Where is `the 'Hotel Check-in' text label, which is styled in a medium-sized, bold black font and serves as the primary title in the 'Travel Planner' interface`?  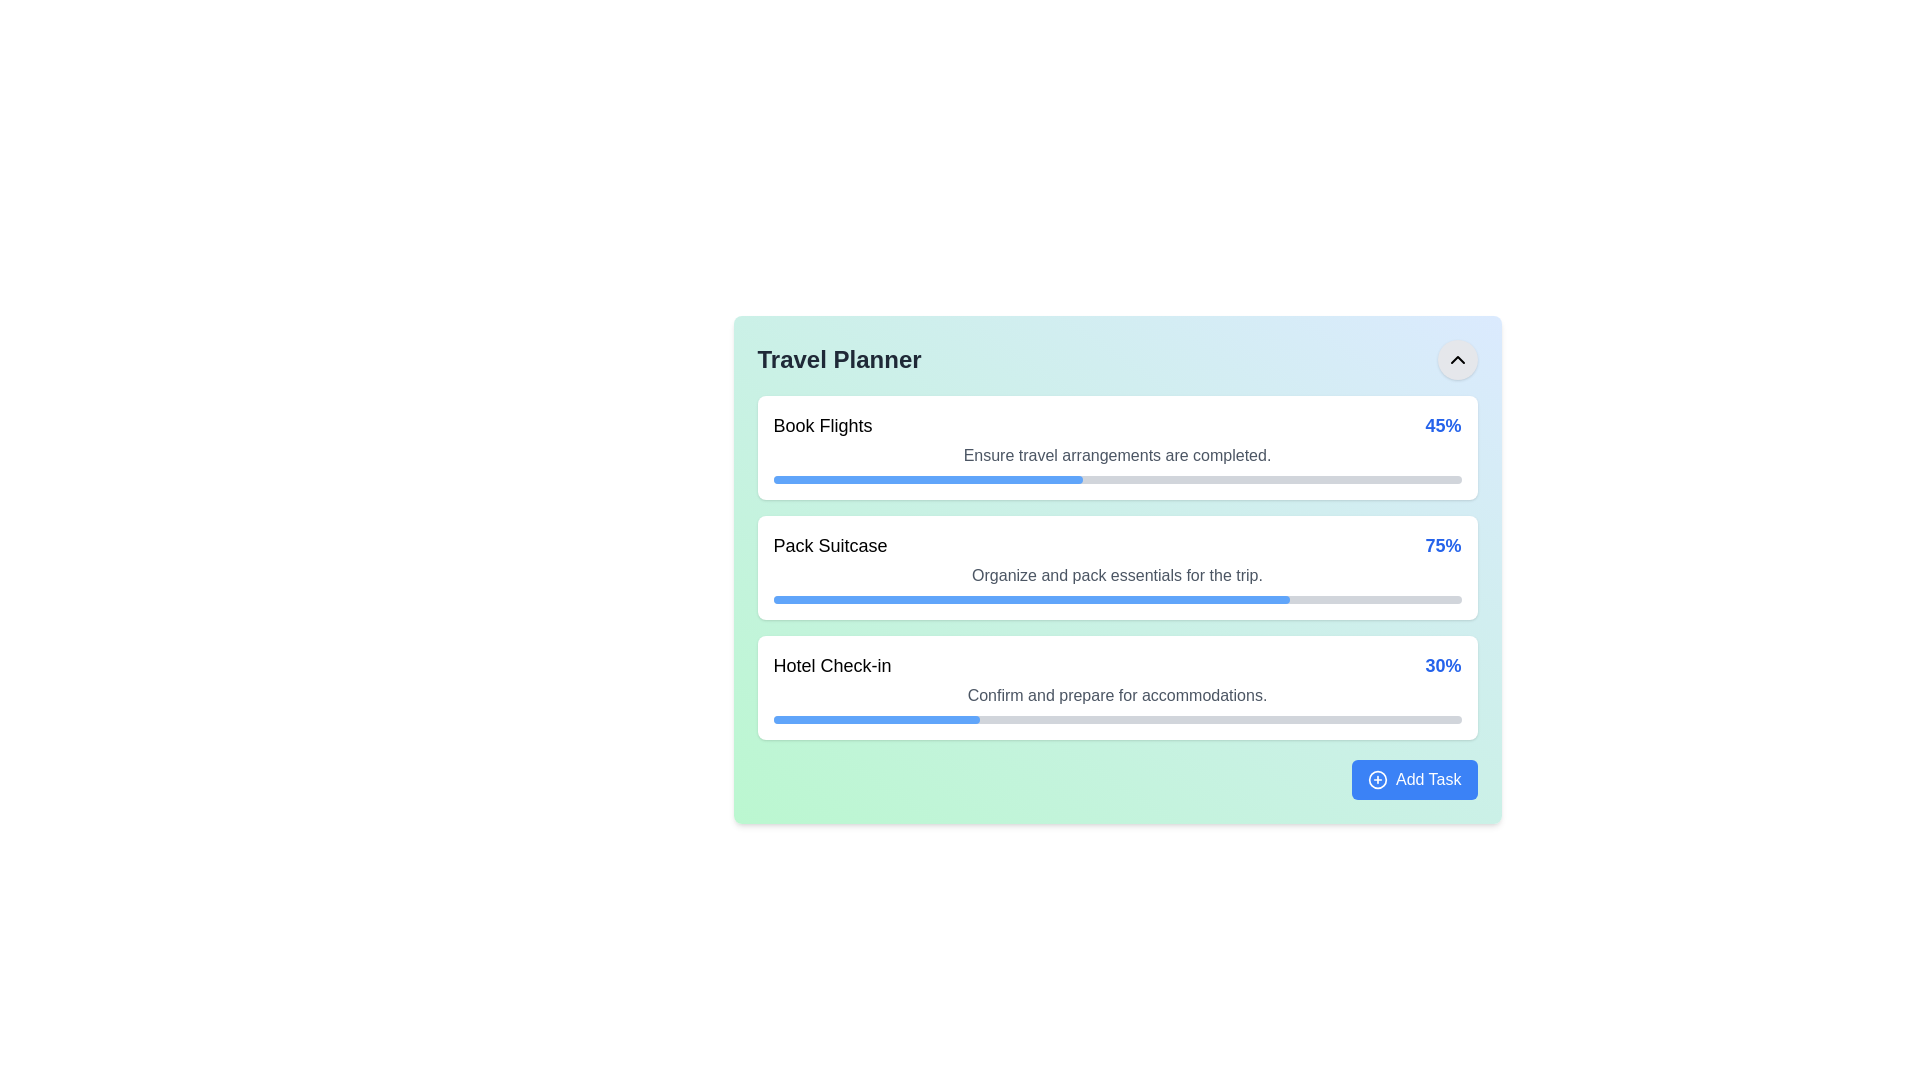
the 'Hotel Check-in' text label, which is styled in a medium-sized, bold black font and serves as the primary title in the 'Travel Planner' interface is located at coordinates (832, 666).